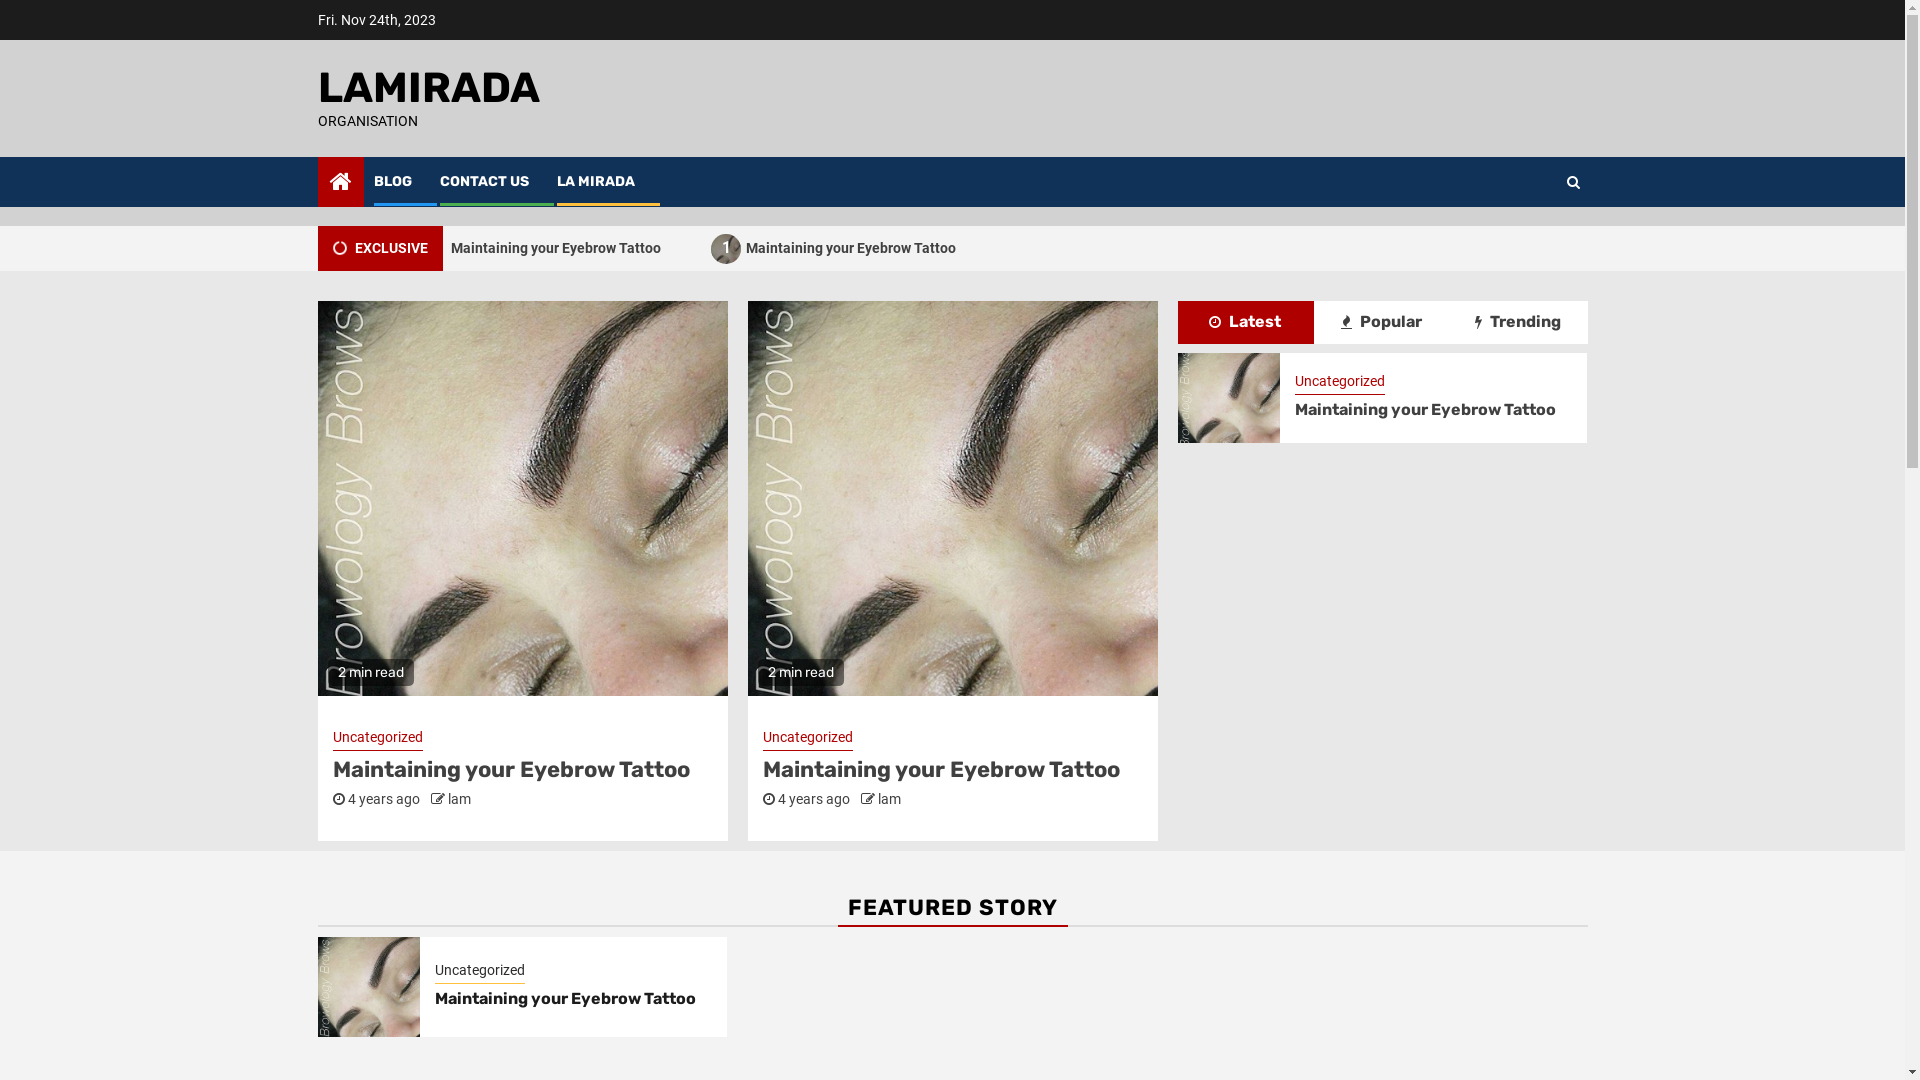 Image resolution: width=1920 pixels, height=1080 pixels. What do you see at coordinates (1459, 321) in the screenshot?
I see `'Trending'` at bounding box center [1459, 321].